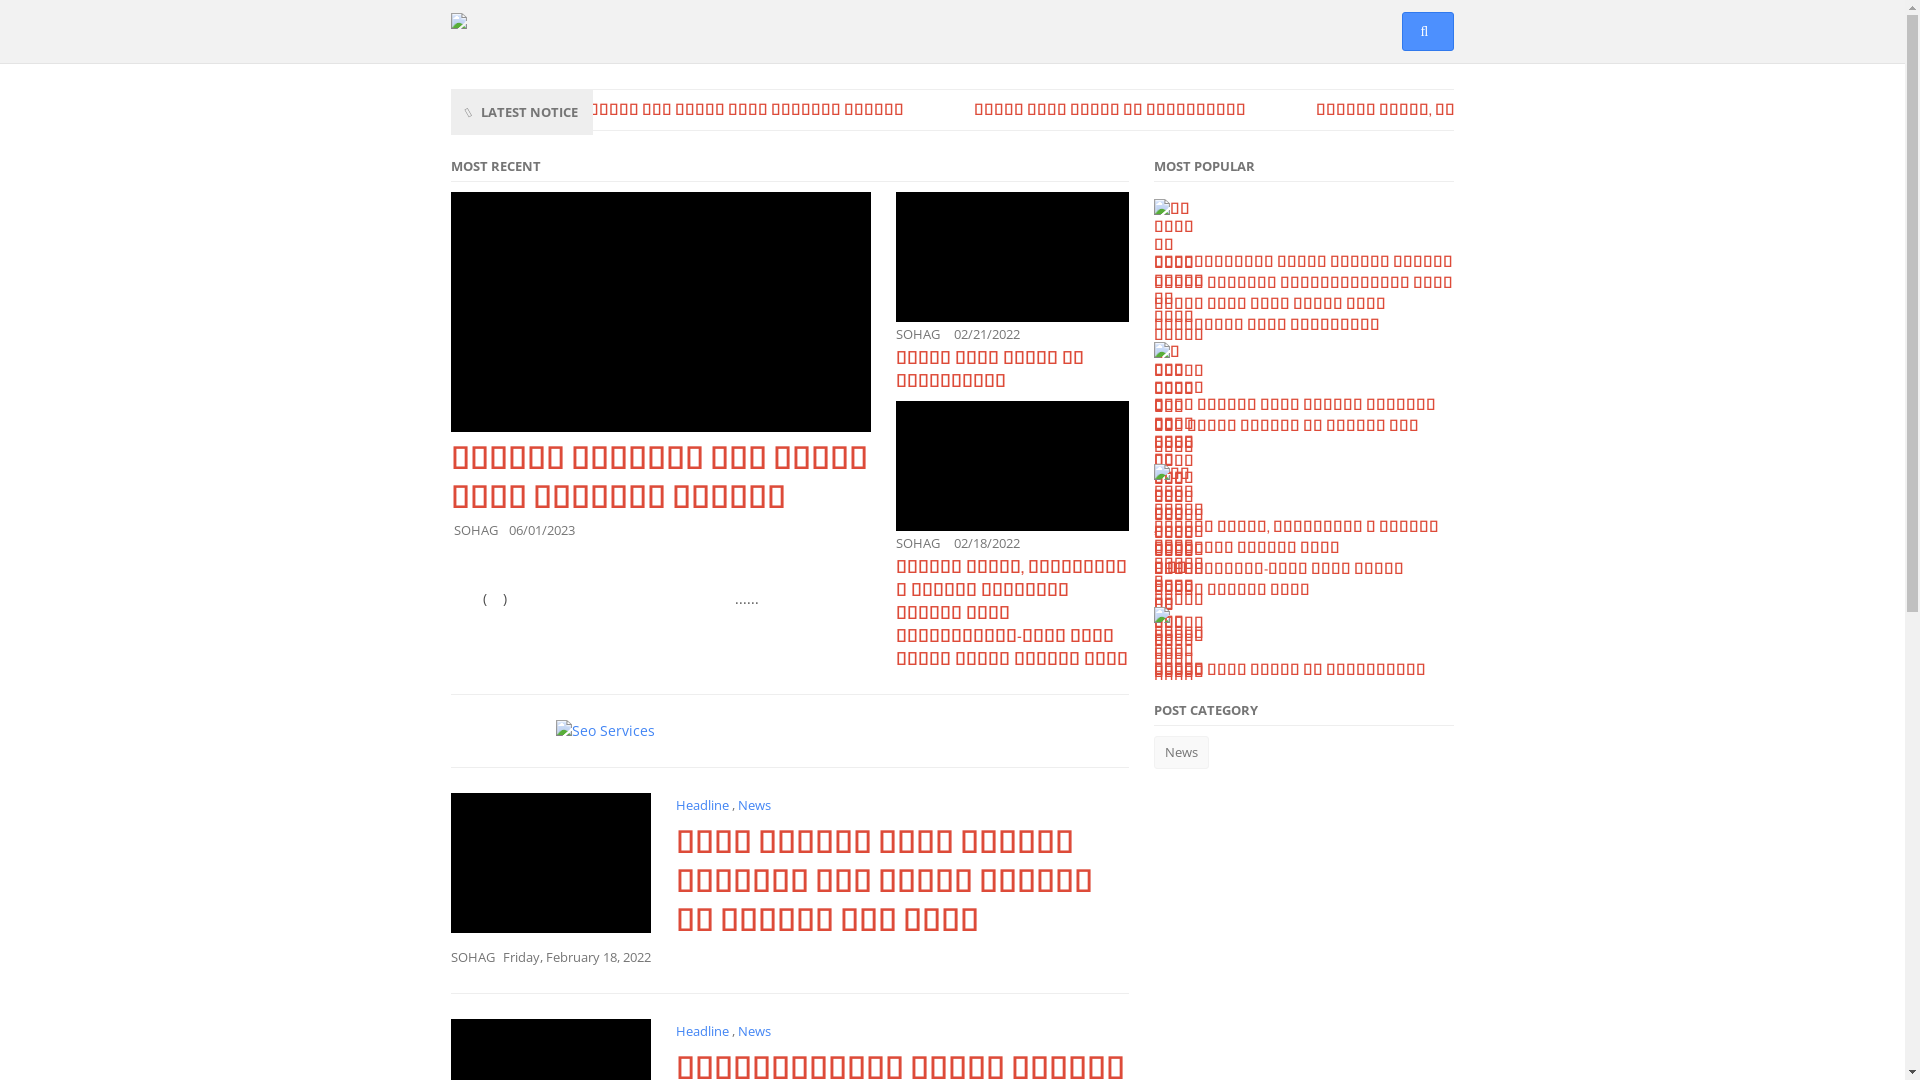  Describe the element at coordinates (529, 111) in the screenshot. I see `'LATEST NOTICE'` at that location.